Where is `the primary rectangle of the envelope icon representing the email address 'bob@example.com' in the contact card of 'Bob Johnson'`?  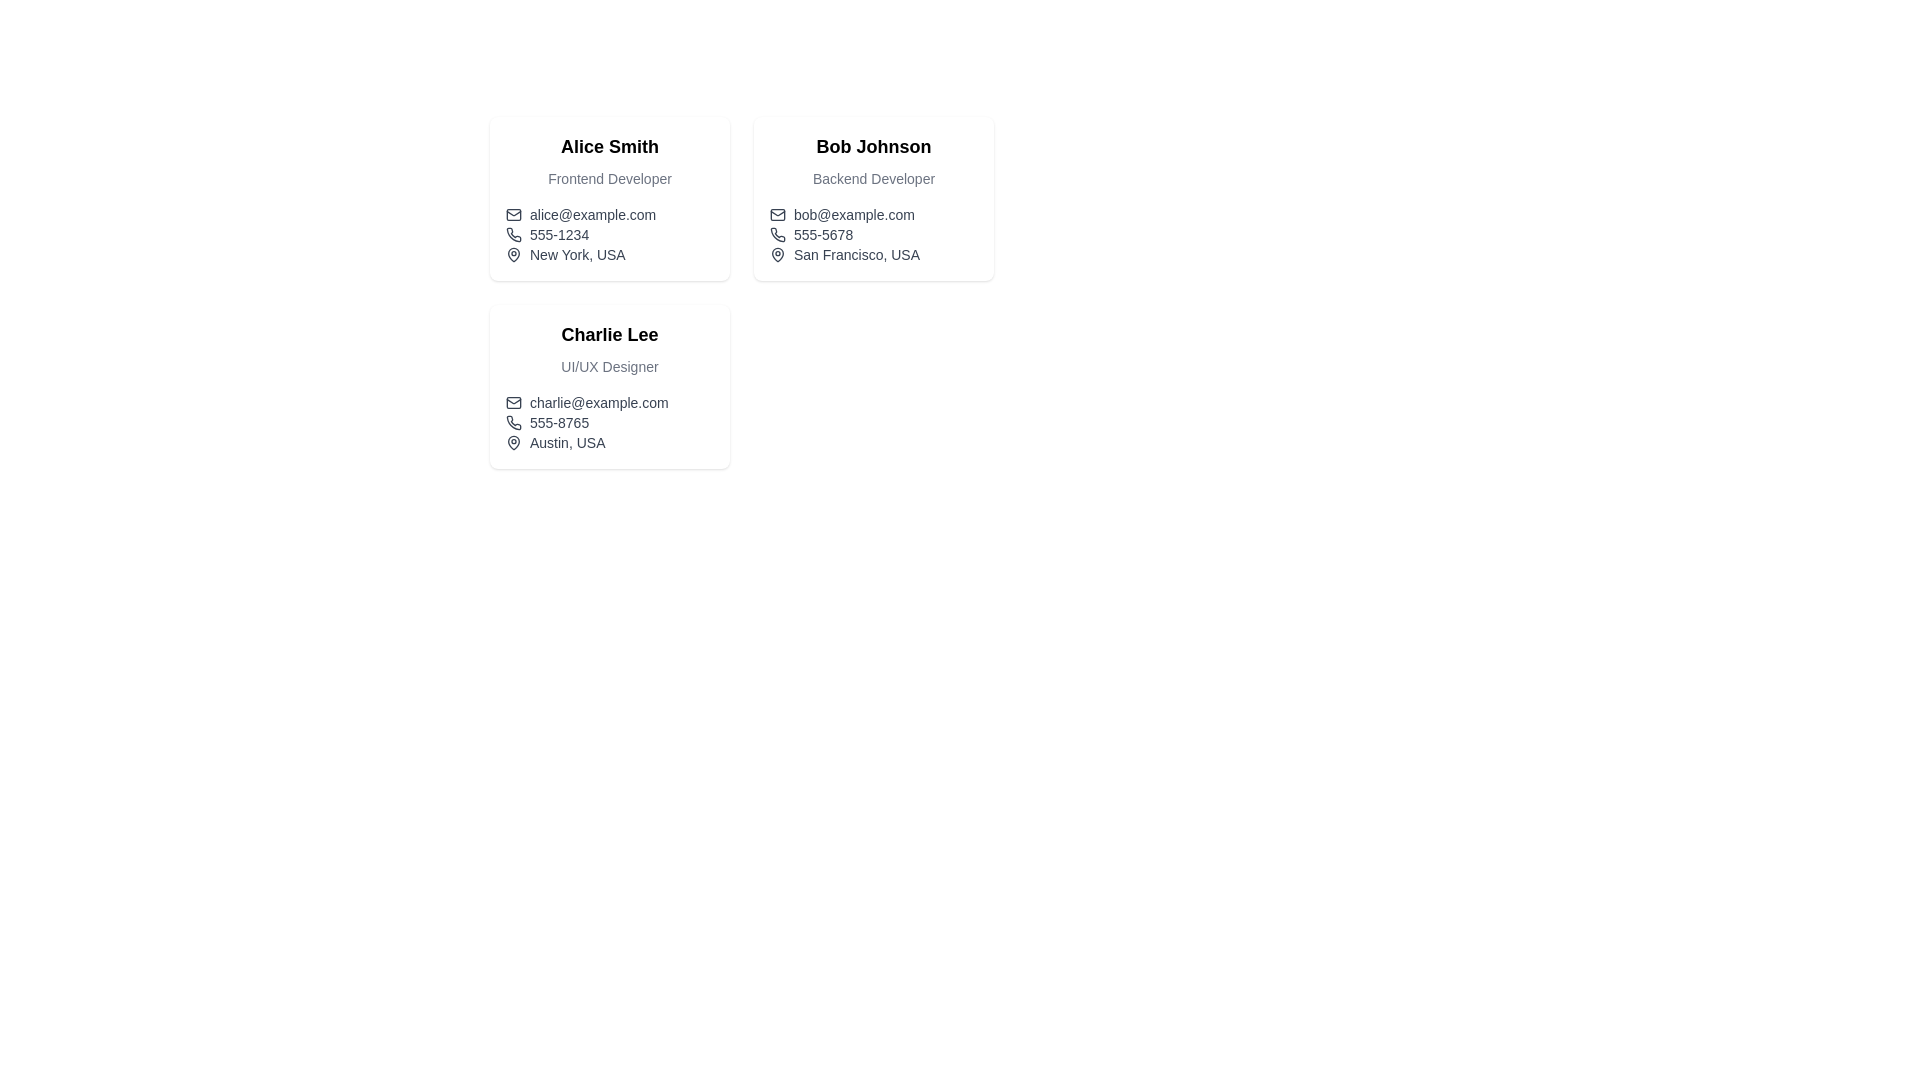 the primary rectangle of the envelope icon representing the email address 'bob@example.com' in the contact card of 'Bob Johnson' is located at coordinates (776, 215).